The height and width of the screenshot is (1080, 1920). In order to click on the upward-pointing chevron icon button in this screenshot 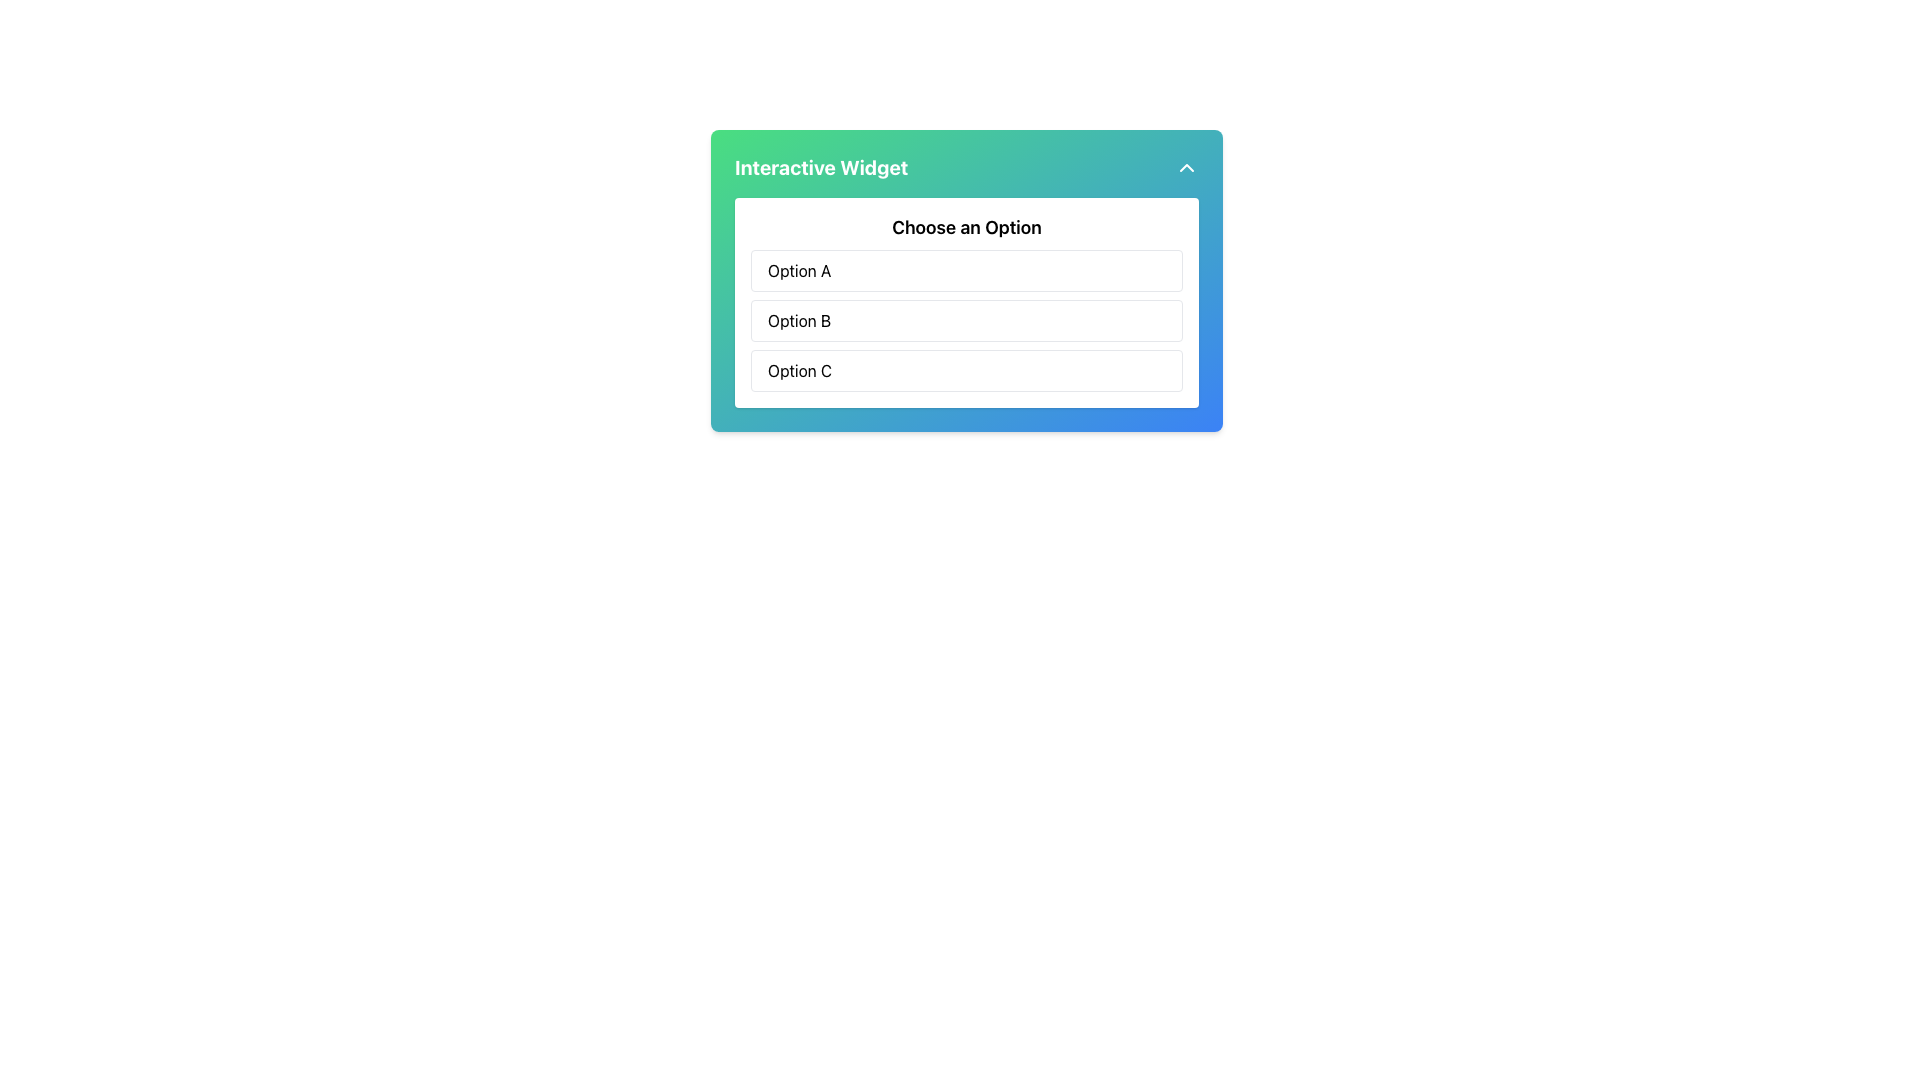, I will do `click(1186, 167)`.